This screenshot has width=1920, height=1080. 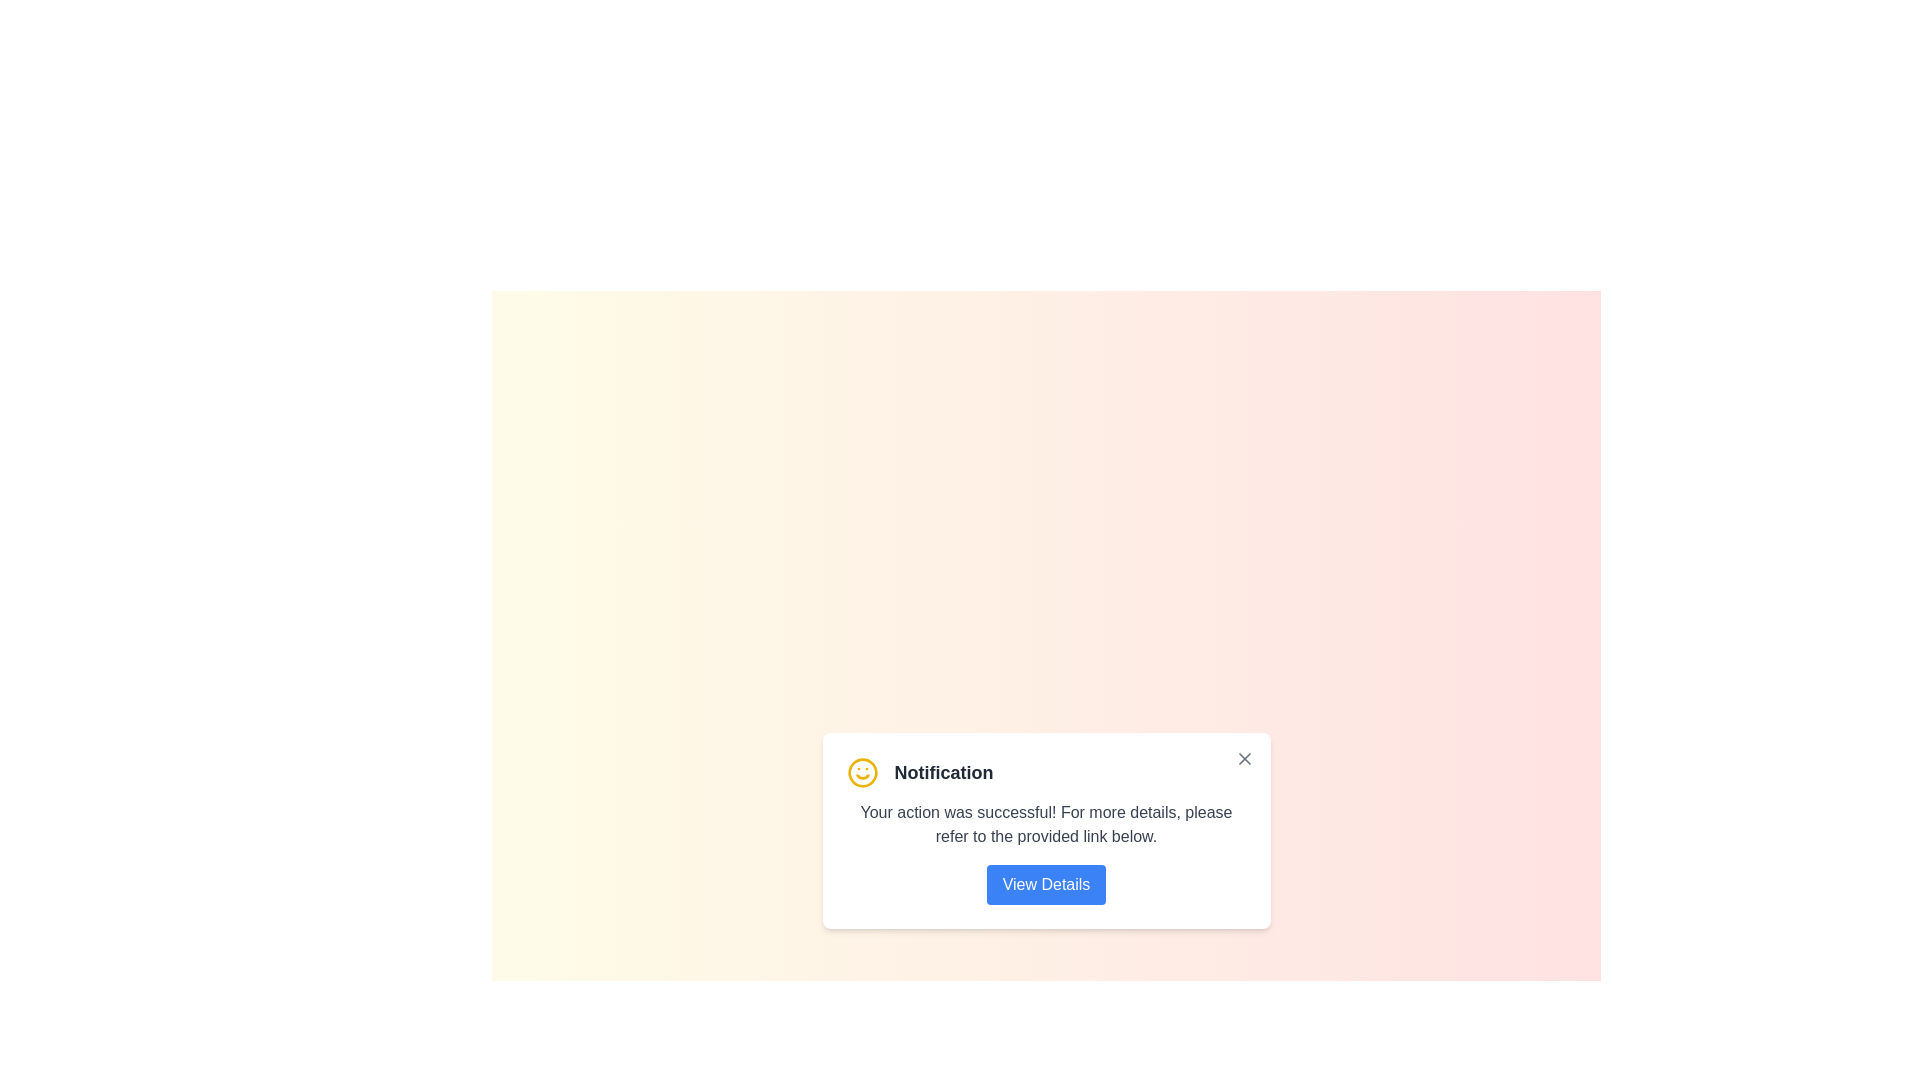 I want to click on 'X' button in the top-right corner of the alert to close it, so click(x=1243, y=759).